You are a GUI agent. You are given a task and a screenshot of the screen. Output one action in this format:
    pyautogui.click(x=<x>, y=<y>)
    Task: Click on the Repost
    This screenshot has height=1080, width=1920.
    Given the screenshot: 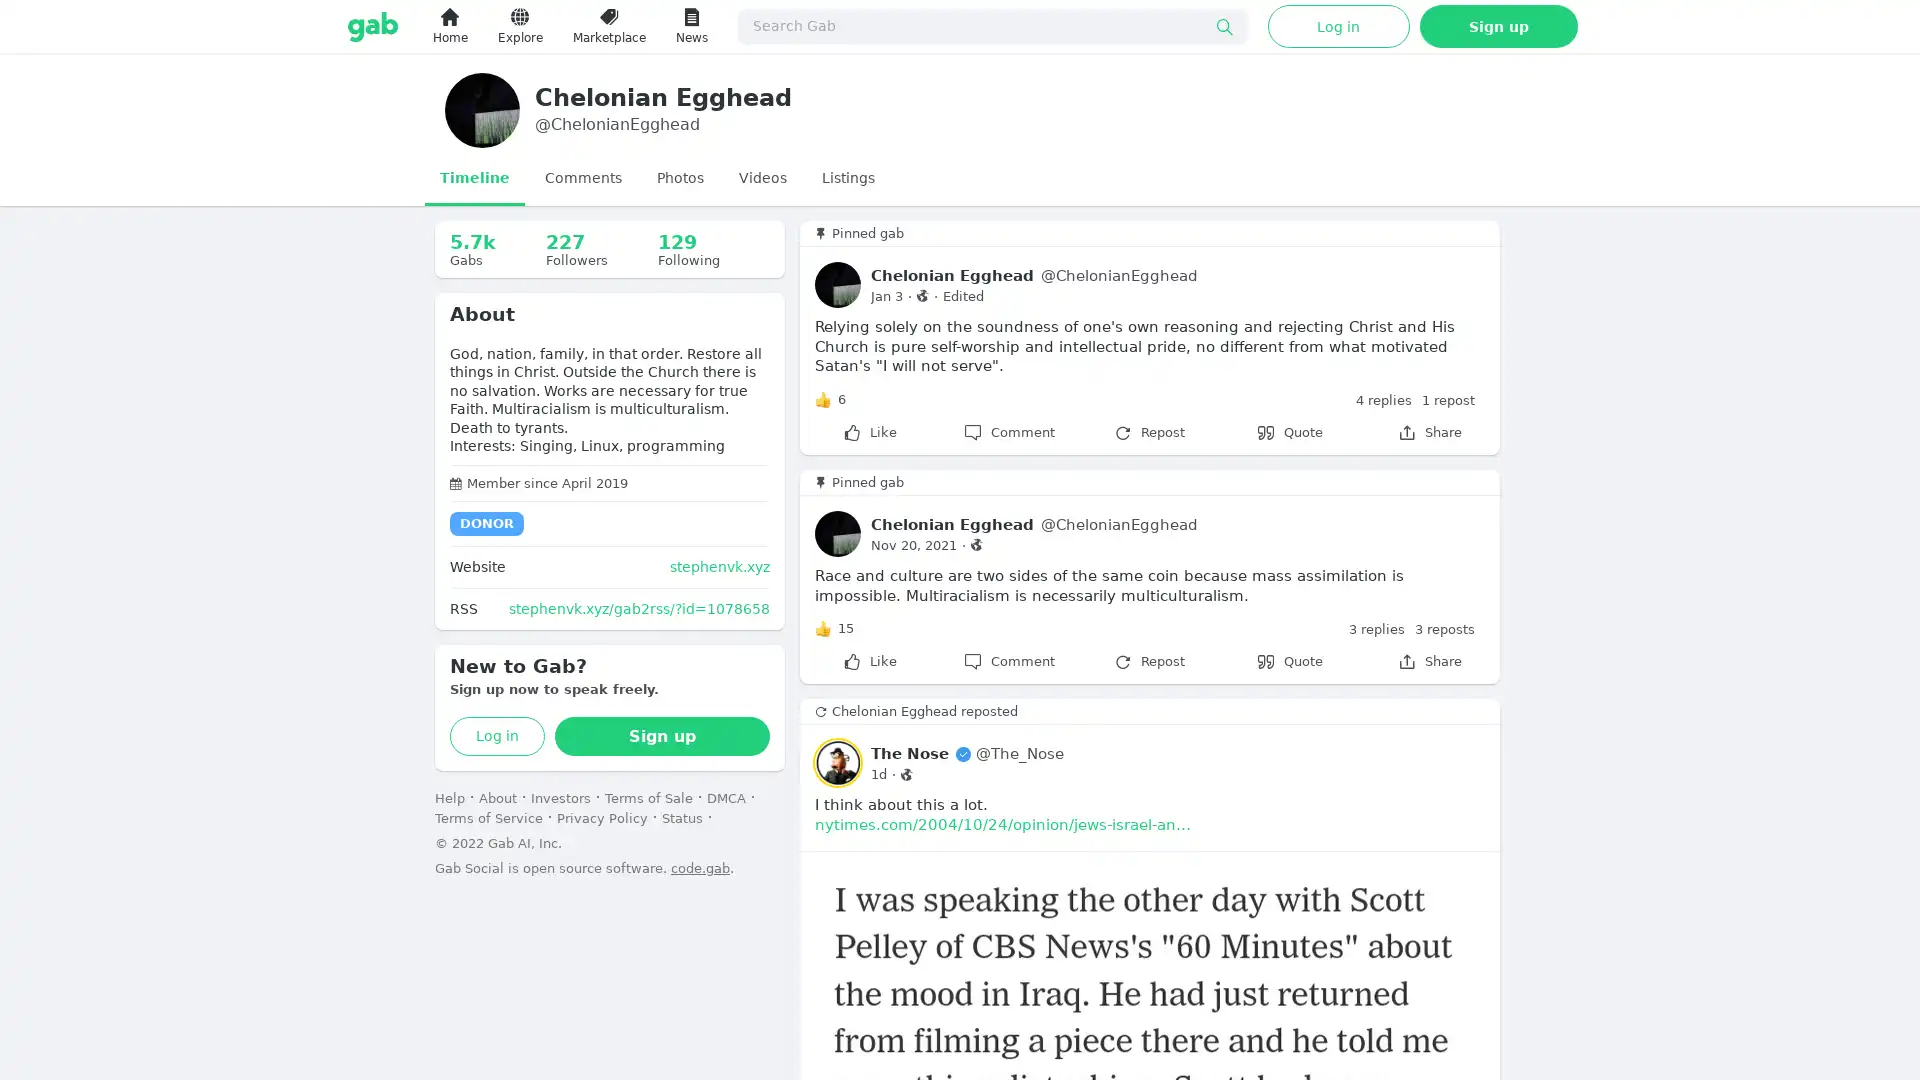 What is the action you would take?
    pyautogui.click(x=1150, y=431)
    